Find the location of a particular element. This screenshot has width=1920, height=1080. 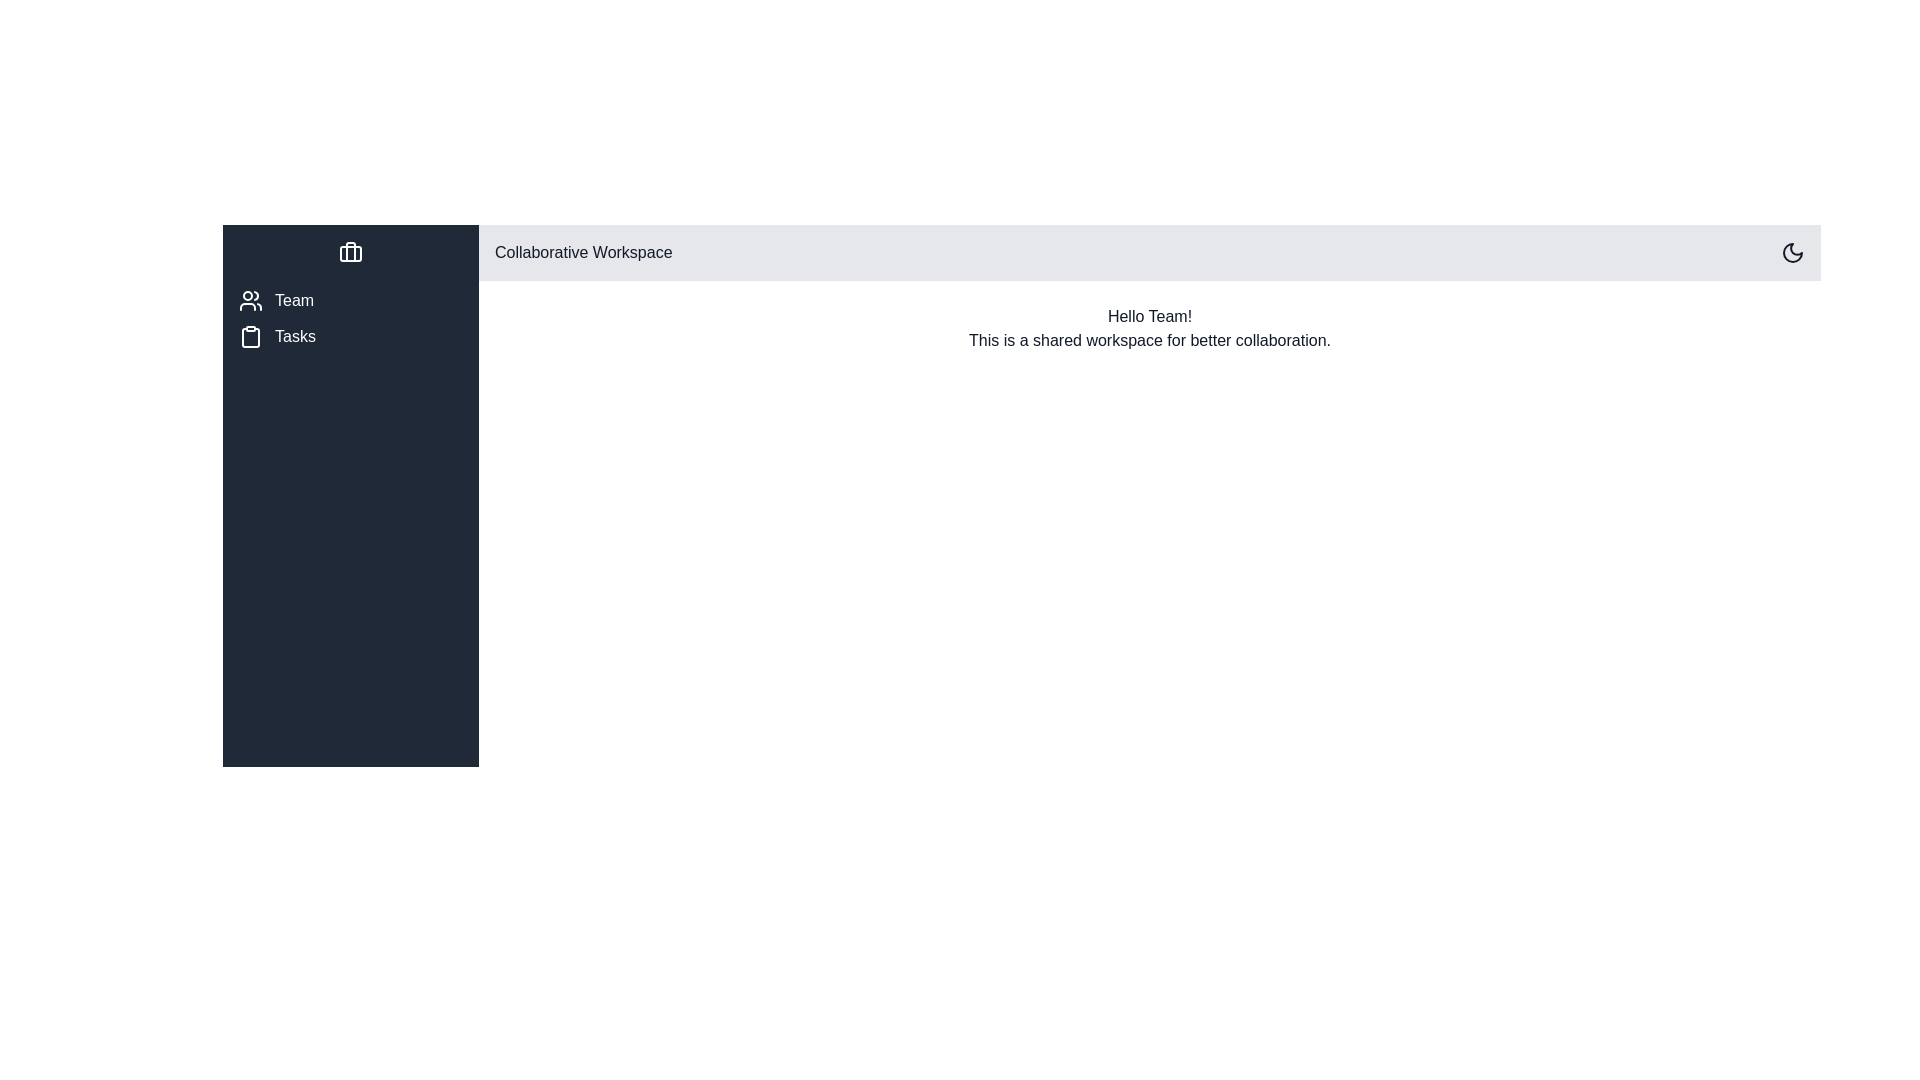

the 'Tasks' text label, which is displayed in white font on a dark sidebar is located at coordinates (294, 335).